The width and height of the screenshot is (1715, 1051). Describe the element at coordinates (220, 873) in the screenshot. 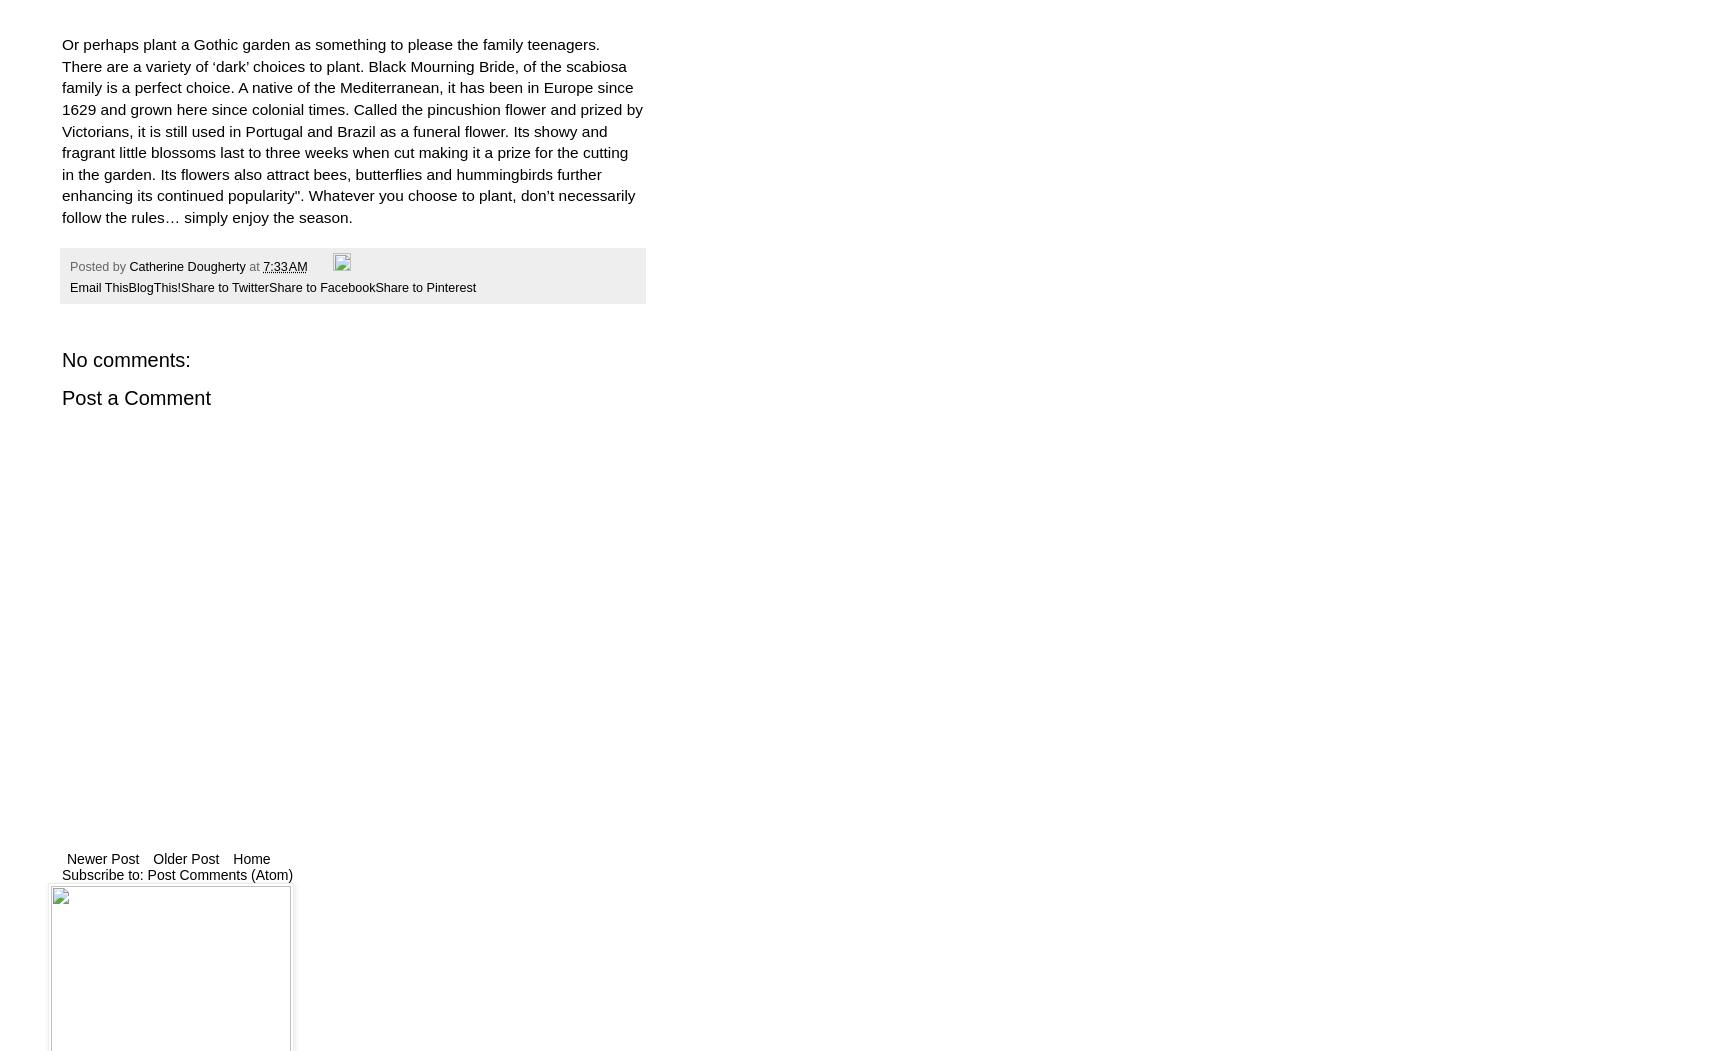

I see `'Post Comments (Atom)'` at that location.